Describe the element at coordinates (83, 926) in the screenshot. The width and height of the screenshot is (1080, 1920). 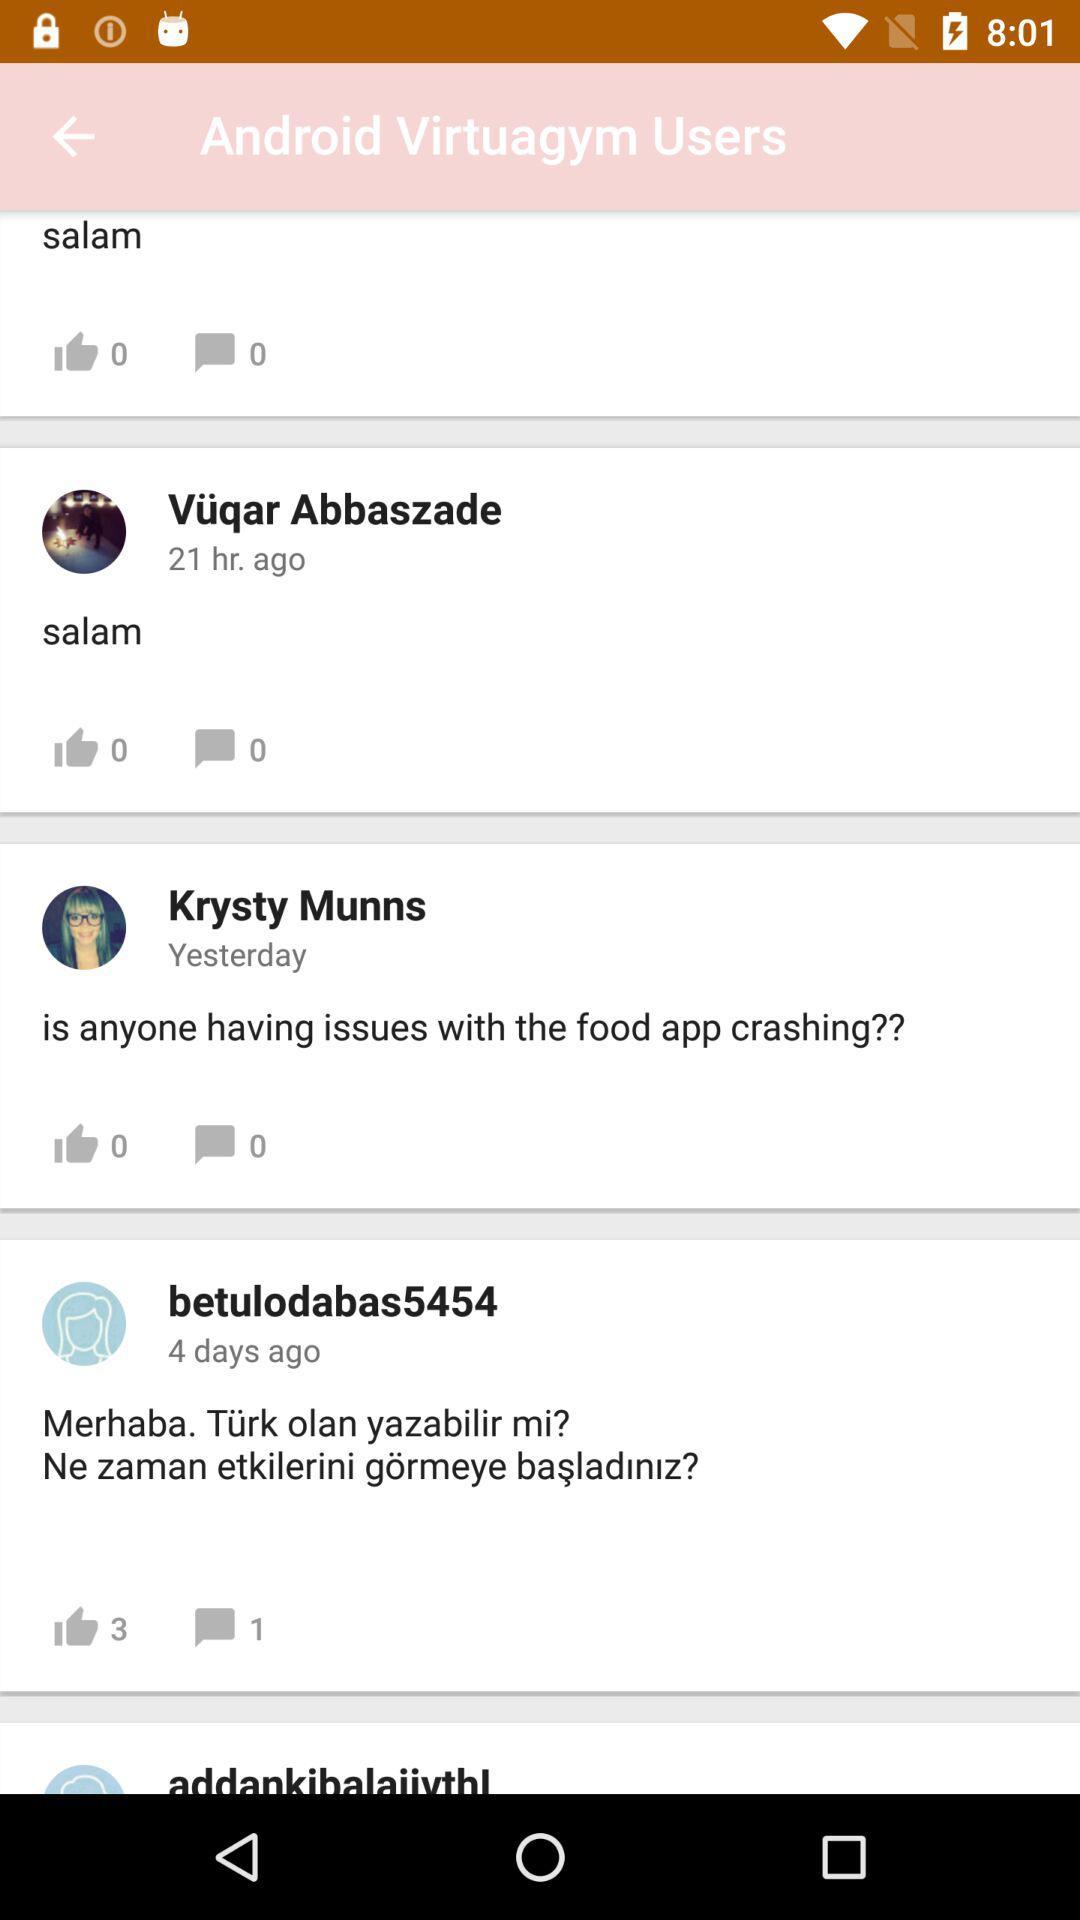
I see `person 's profile` at that location.